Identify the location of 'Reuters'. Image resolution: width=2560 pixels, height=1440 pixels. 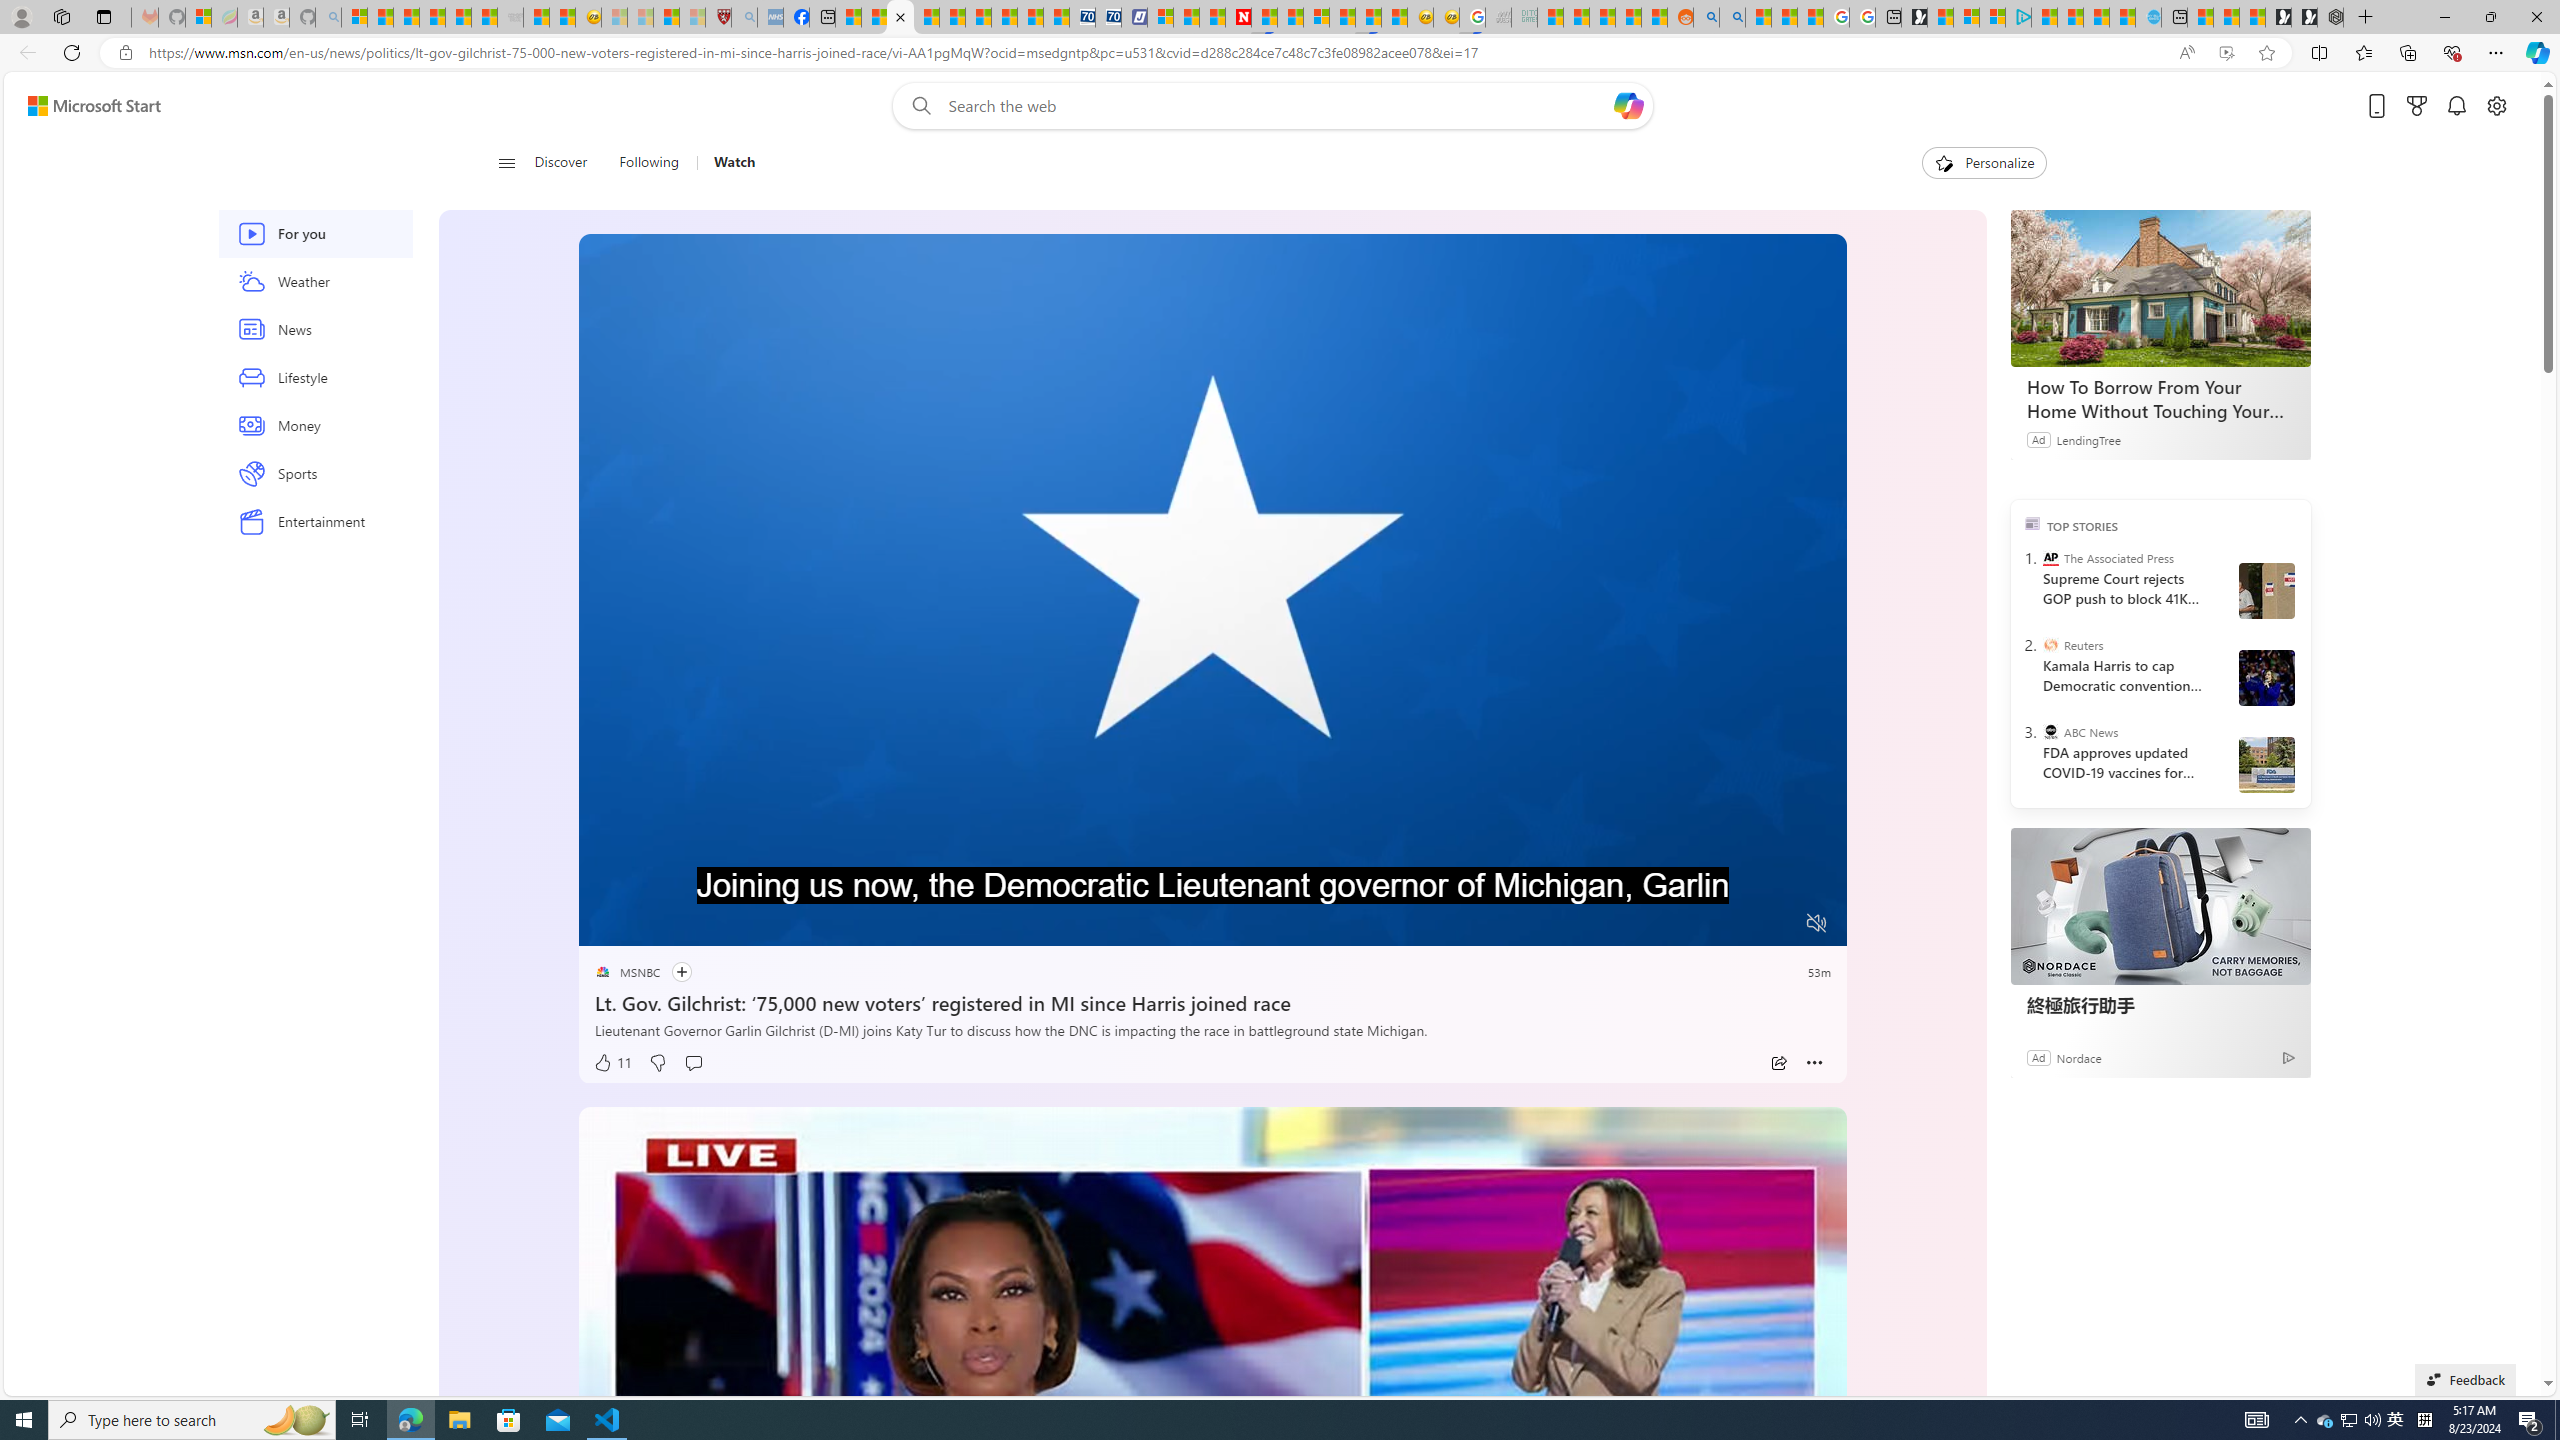
(2050, 643).